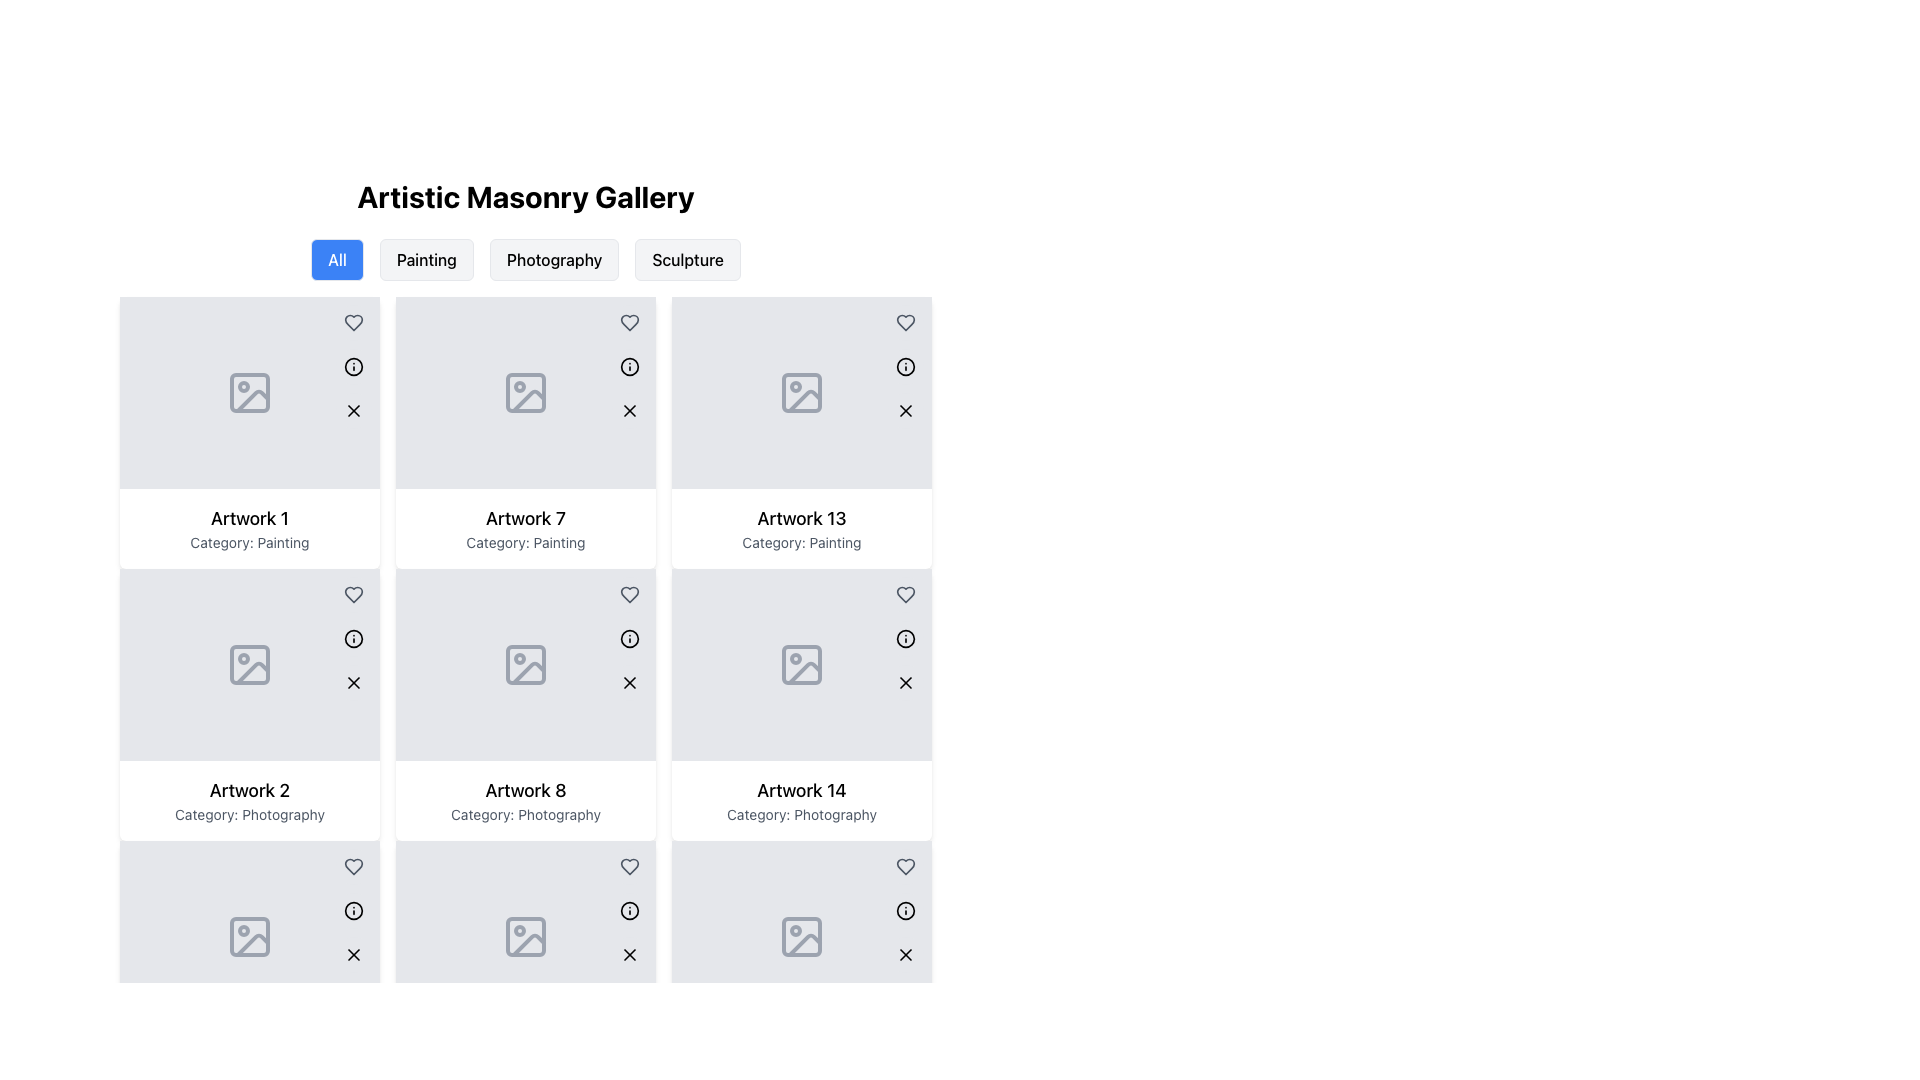 The height and width of the screenshot is (1080, 1920). Describe the element at coordinates (905, 639) in the screenshot. I see `the 'info' icon button located in the top-right corner of the 'Artwork 13' box` at that location.